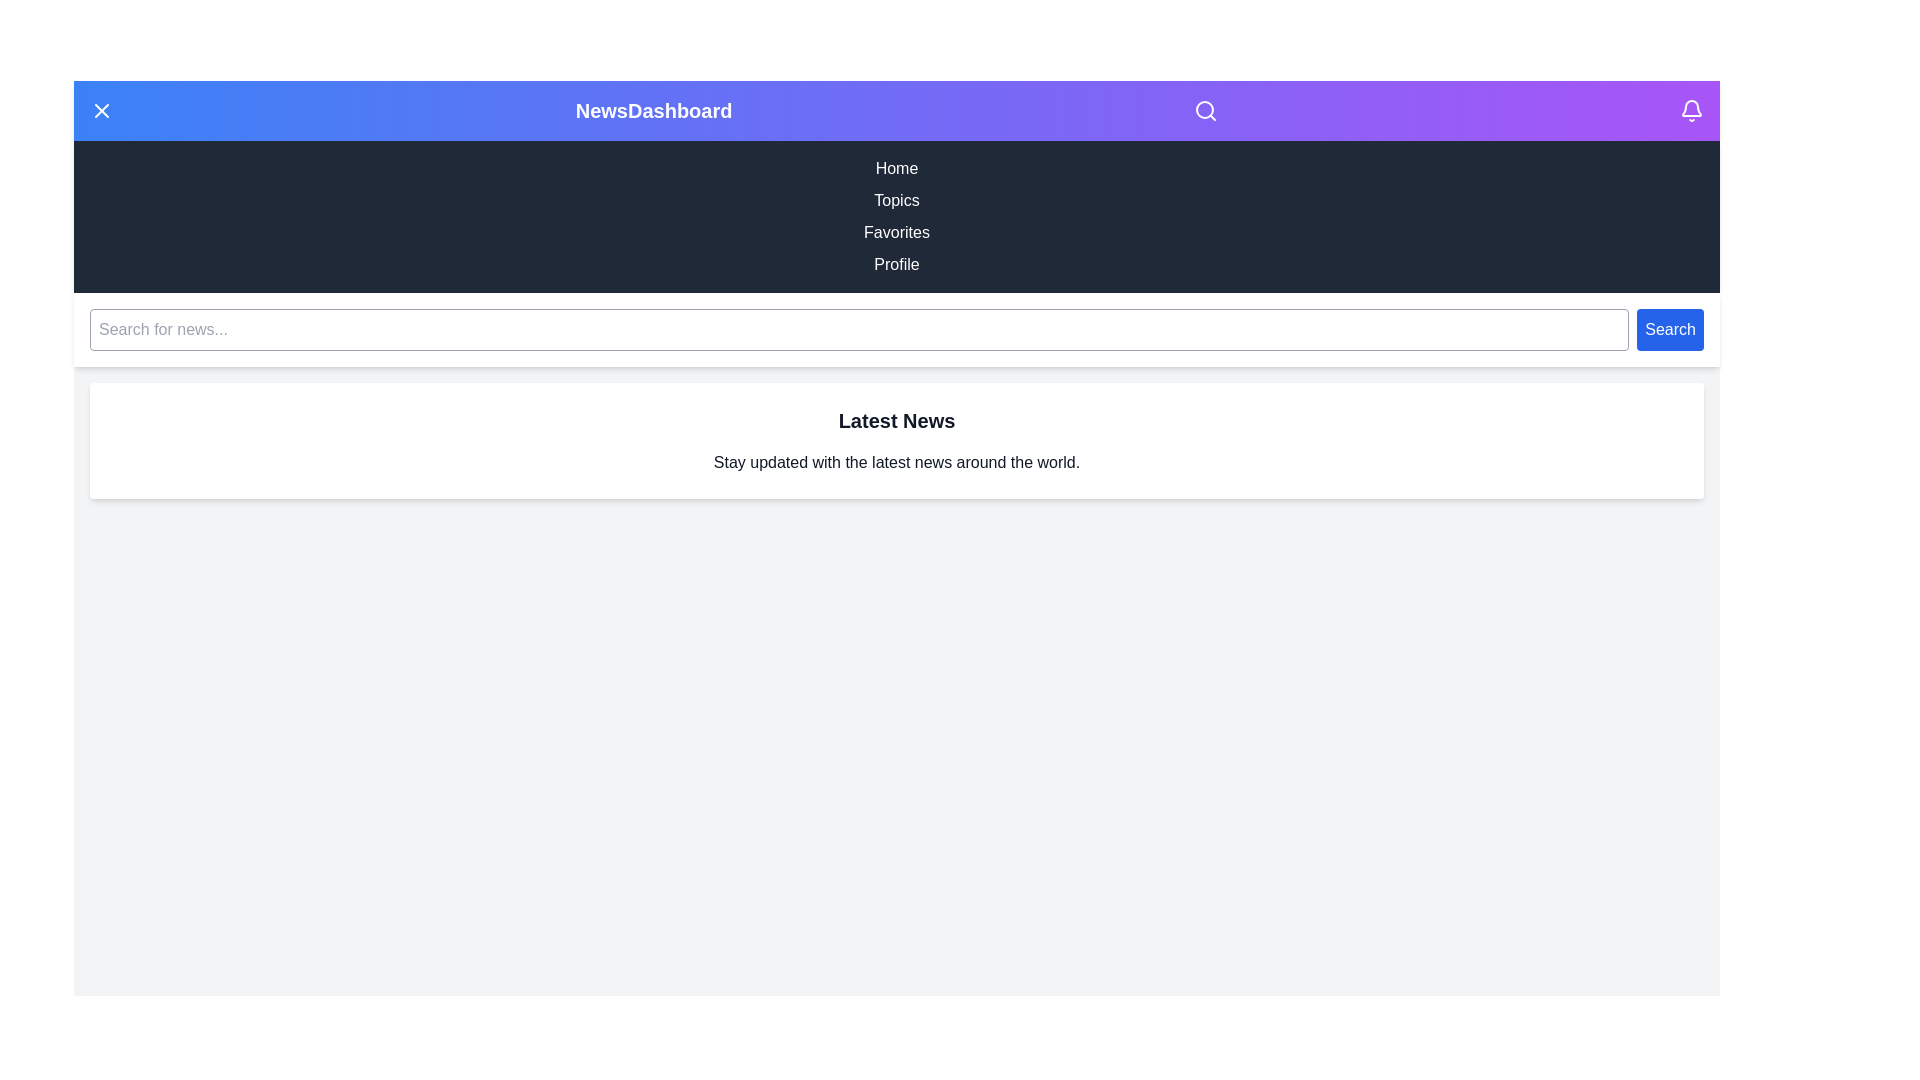  What do you see at coordinates (896, 462) in the screenshot?
I see `the Latest News section to interact with its content` at bounding box center [896, 462].